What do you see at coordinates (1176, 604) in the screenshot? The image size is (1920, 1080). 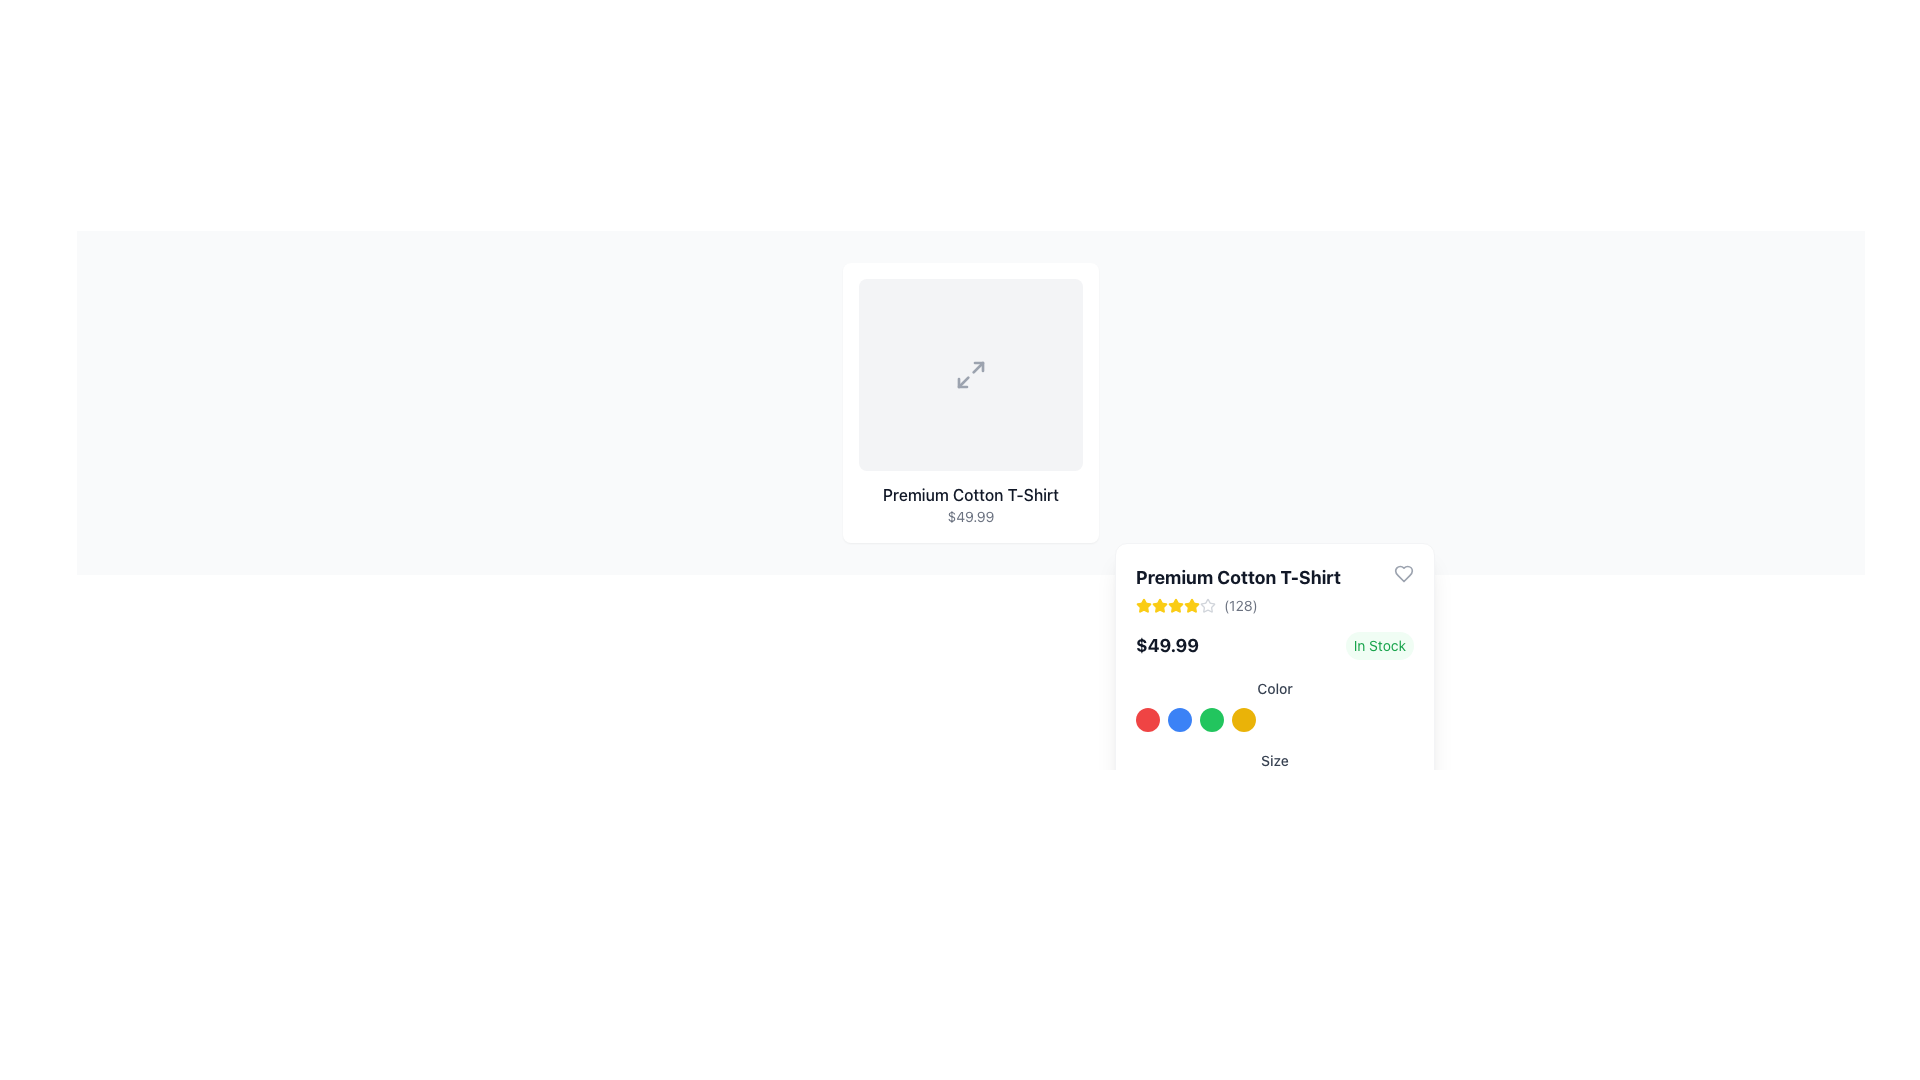 I see `the fifth star icon in the rating system above the product price for 'Premium Cotton T-Shirt' to alter the rating` at bounding box center [1176, 604].